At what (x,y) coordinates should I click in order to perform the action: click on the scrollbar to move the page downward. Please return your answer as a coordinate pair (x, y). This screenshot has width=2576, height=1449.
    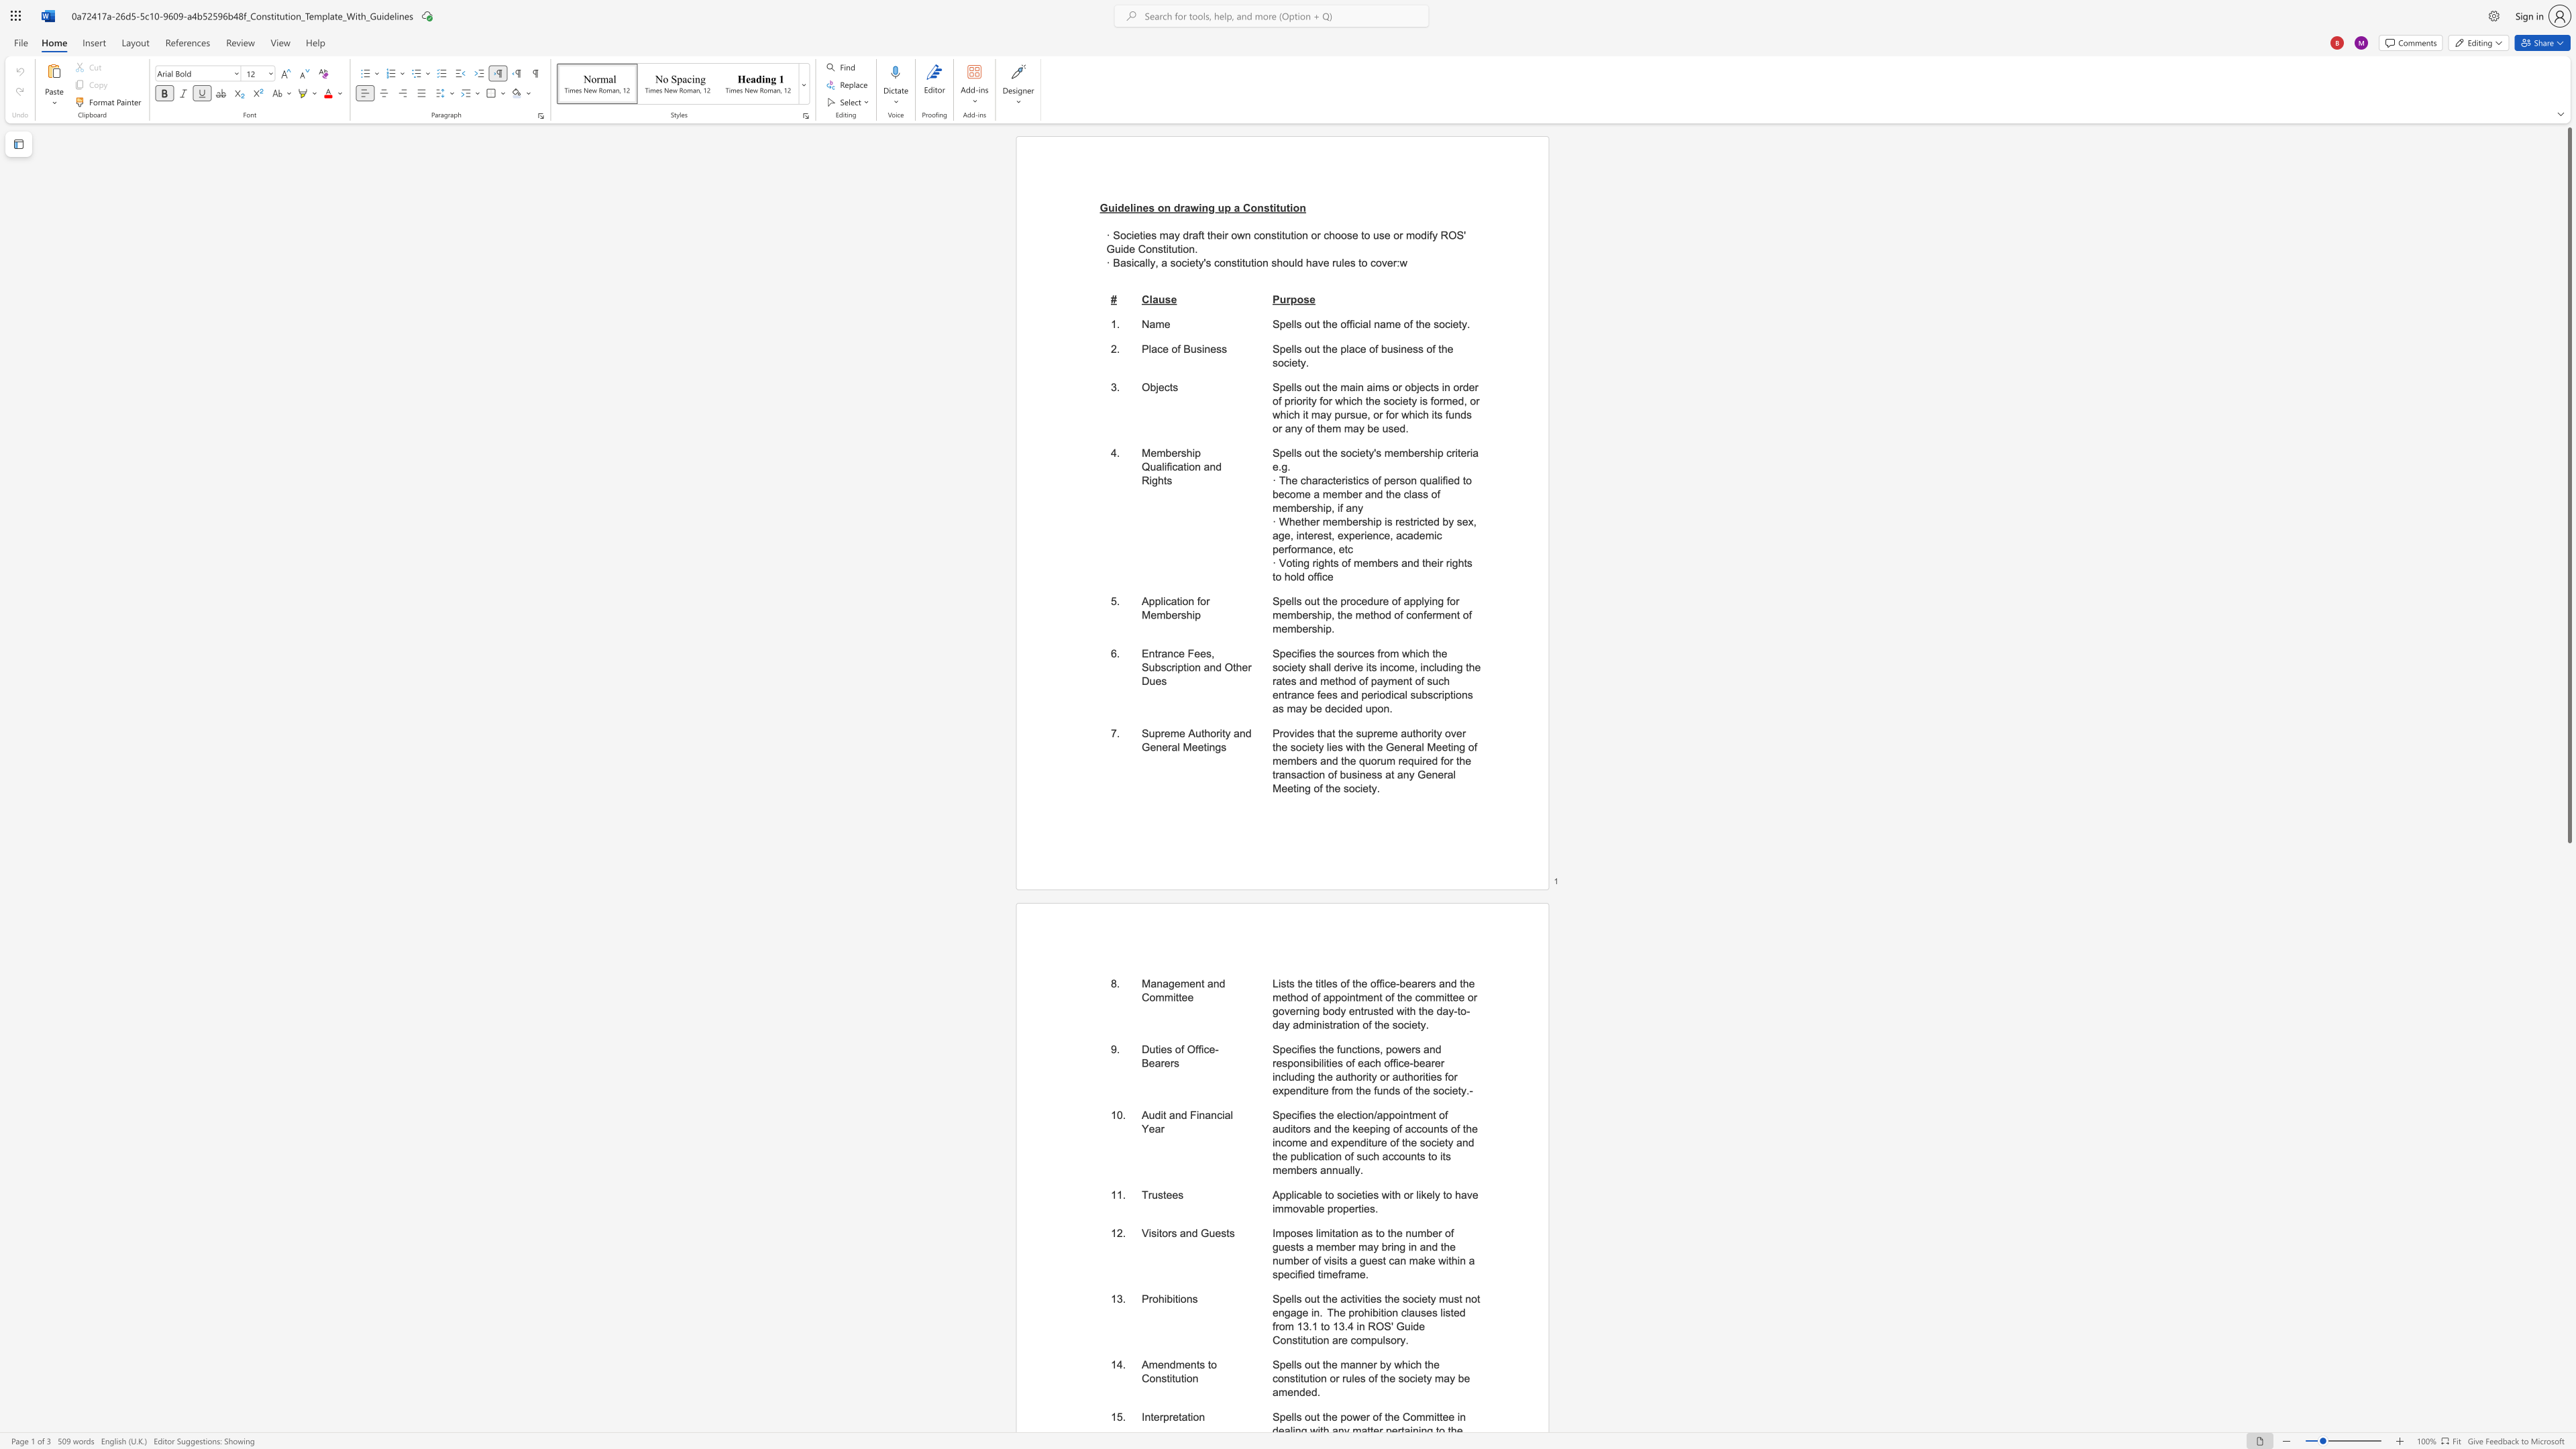
    Looking at the image, I should click on (2568, 1039).